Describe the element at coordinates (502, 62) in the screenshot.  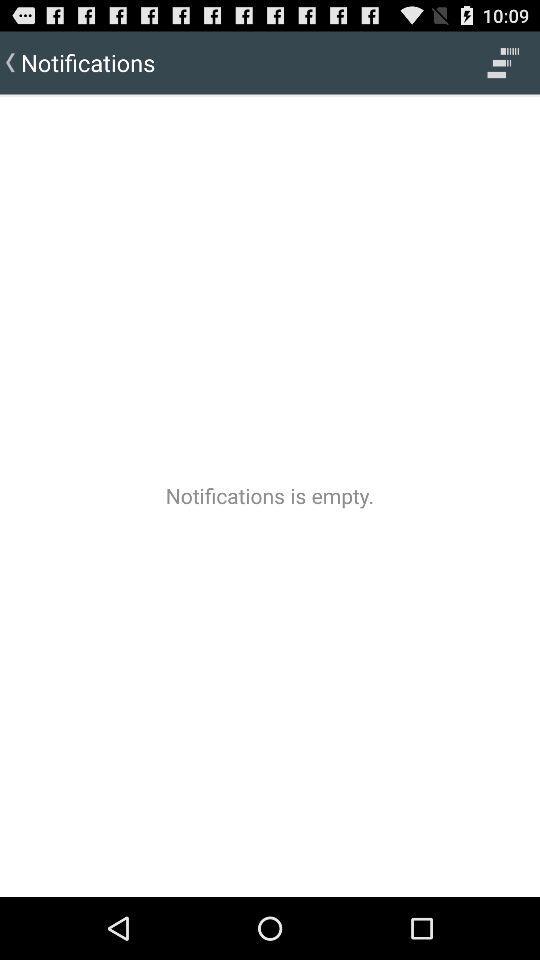
I see `the item next to the notifications` at that location.